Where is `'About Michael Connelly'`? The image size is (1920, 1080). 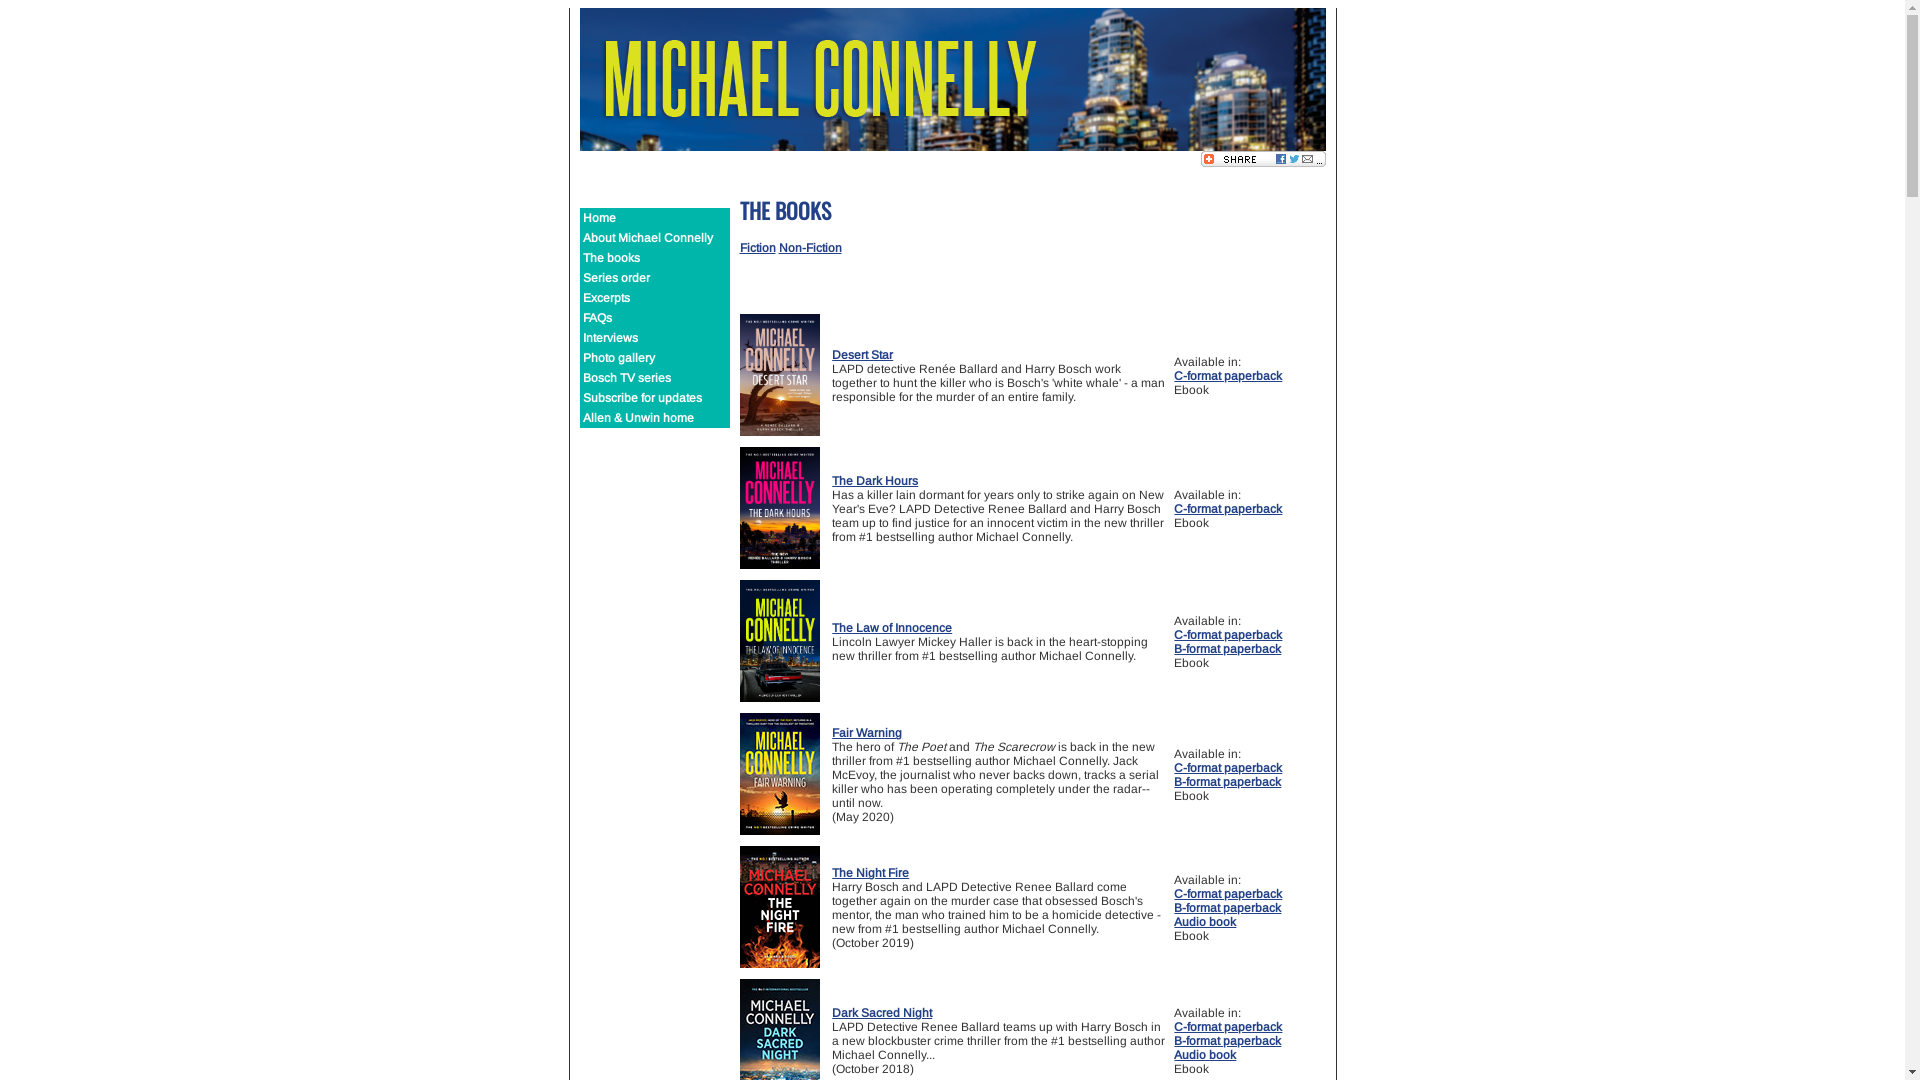 'About Michael Connelly' is located at coordinates (654, 237).